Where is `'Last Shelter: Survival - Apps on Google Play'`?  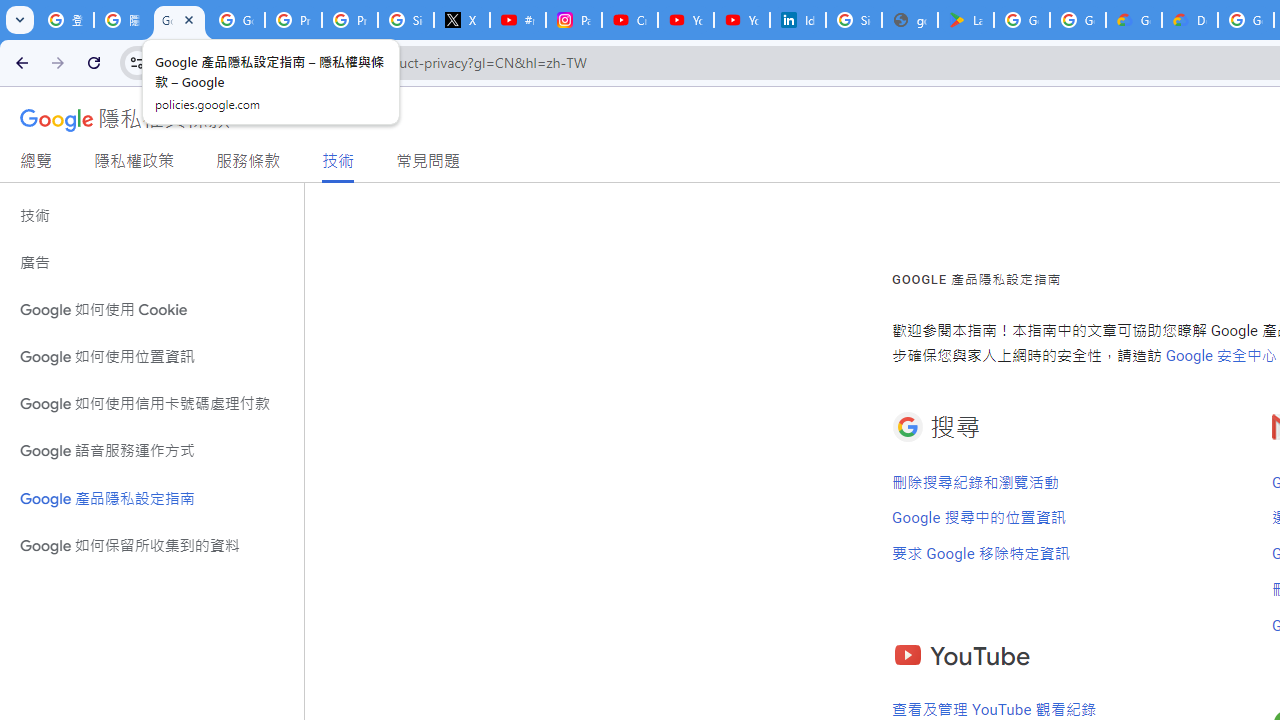 'Last Shelter: Survival - Apps on Google Play' is located at coordinates (966, 20).